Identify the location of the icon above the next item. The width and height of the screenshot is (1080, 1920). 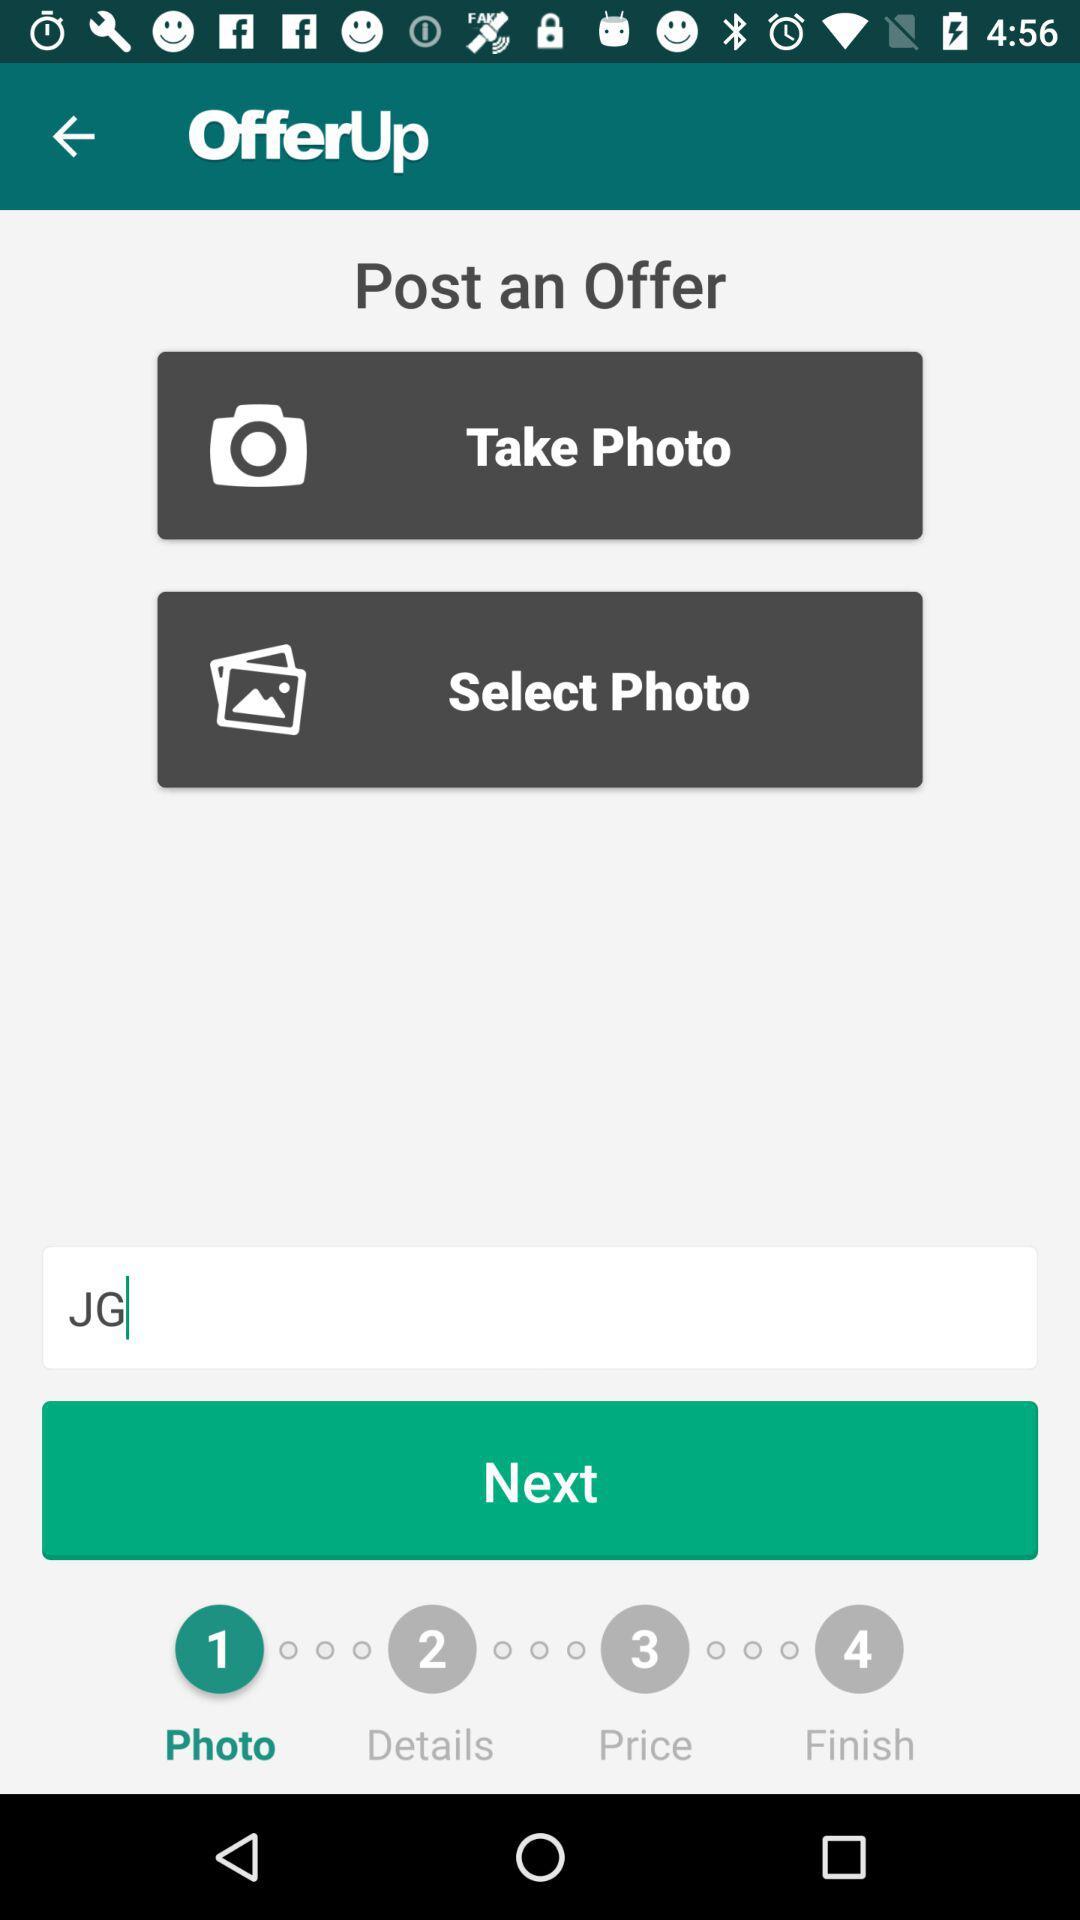
(540, 1307).